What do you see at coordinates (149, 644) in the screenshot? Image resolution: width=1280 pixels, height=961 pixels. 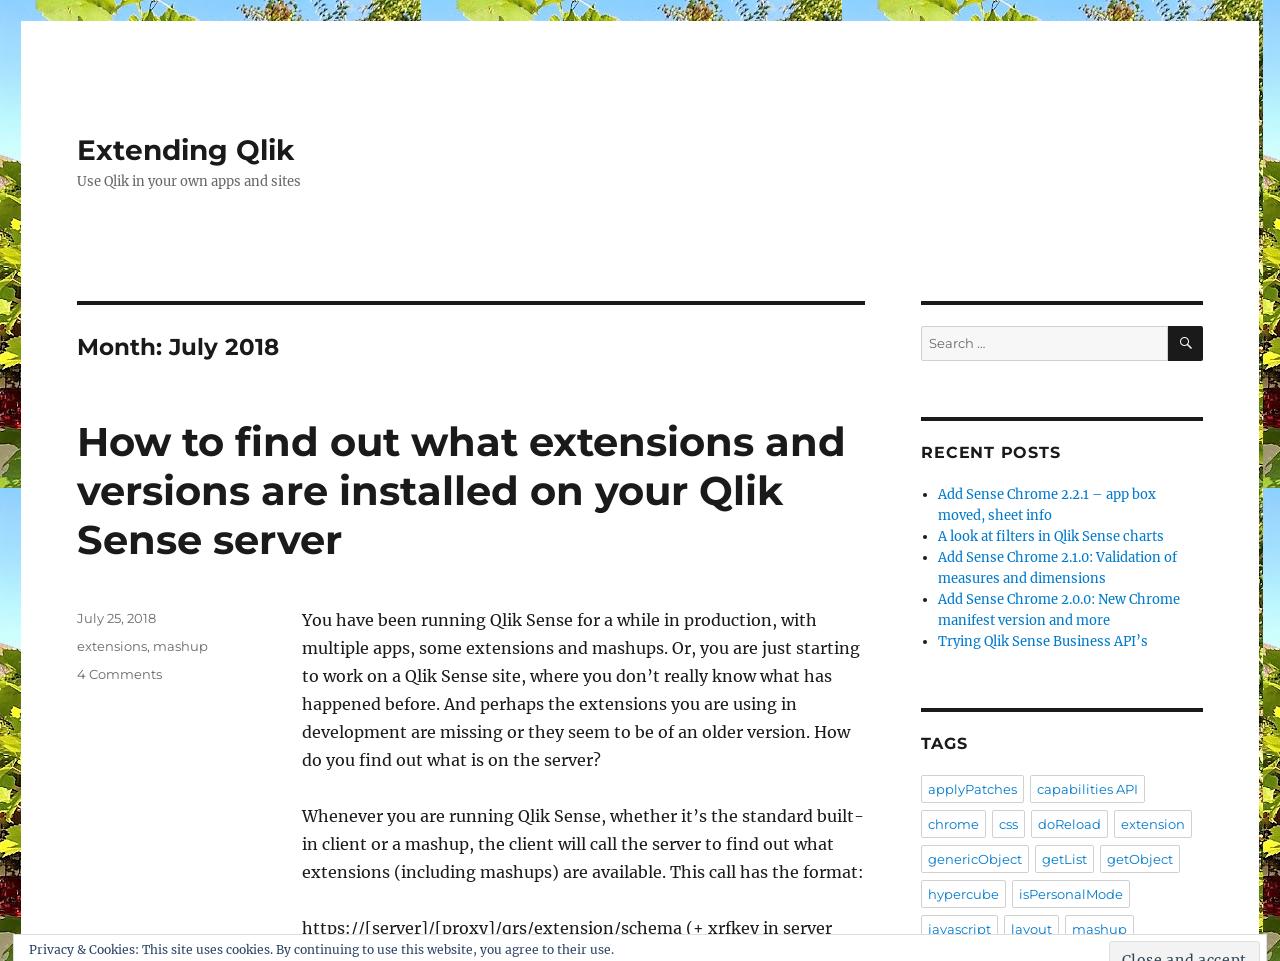 I see `','` at bounding box center [149, 644].